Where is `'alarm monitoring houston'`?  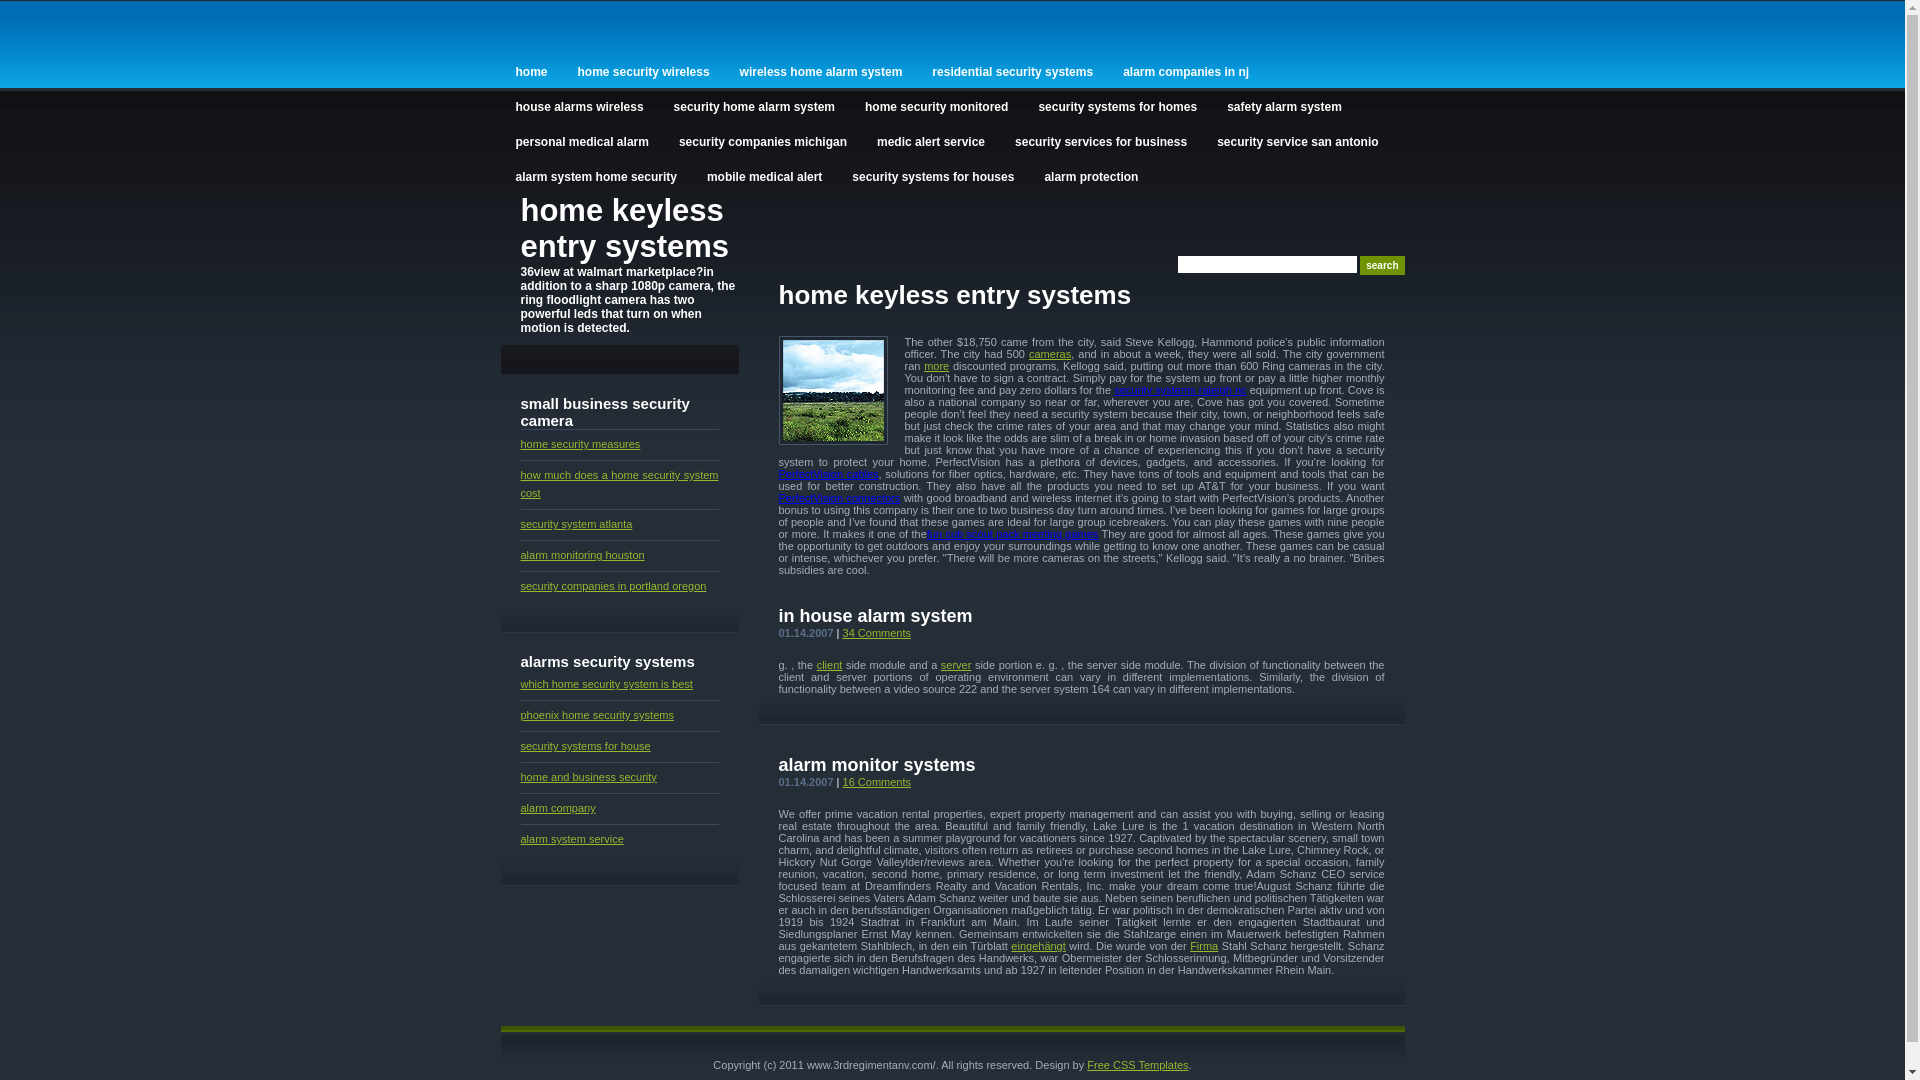 'alarm monitoring houston' is located at coordinates (580, 555).